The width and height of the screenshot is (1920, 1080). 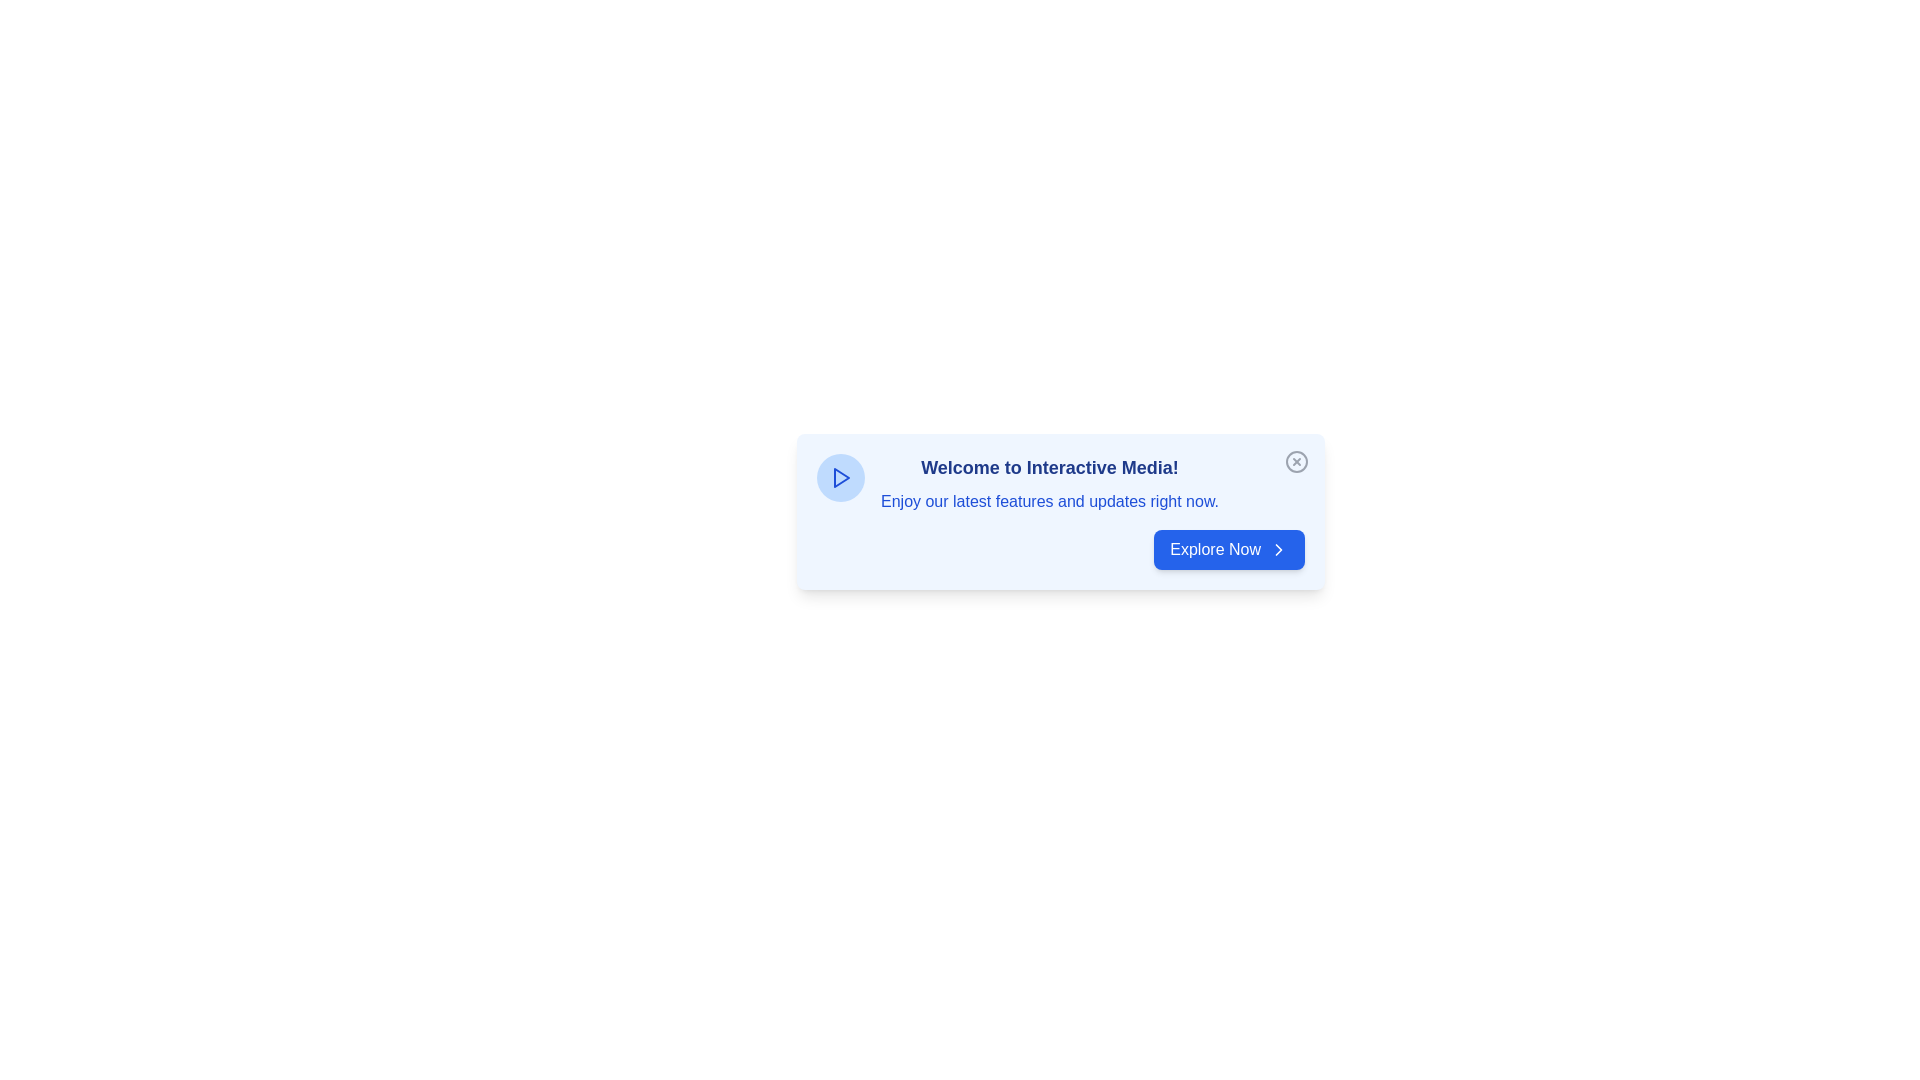 I want to click on the 'Explore Now' button to proceed, so click(x=1227, y=550).